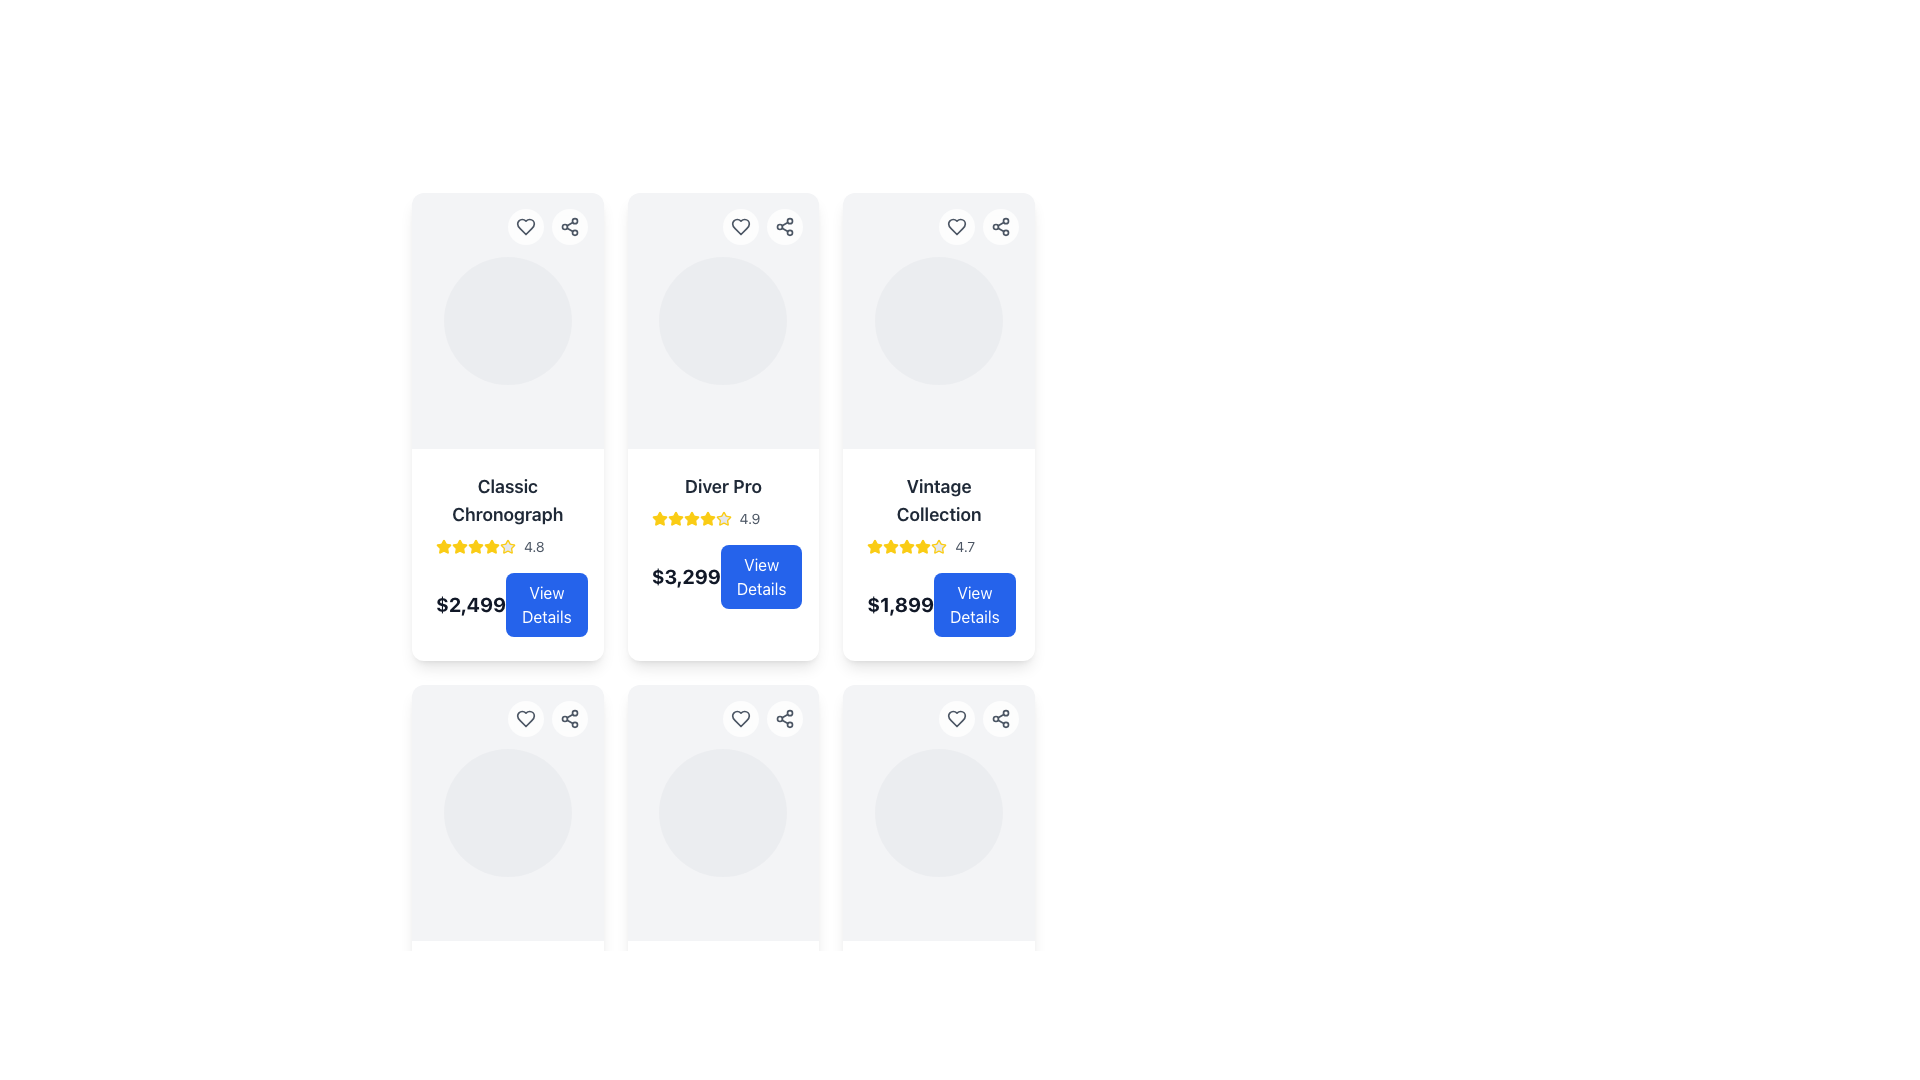  What do you see at coordinates (507, 813) in the screenshot?
I see `the circular graphic placeholder with a light gray background and pulsating animation, located in the third column of the grid layout below the heart and share icons` at bounding box center [507, 813].